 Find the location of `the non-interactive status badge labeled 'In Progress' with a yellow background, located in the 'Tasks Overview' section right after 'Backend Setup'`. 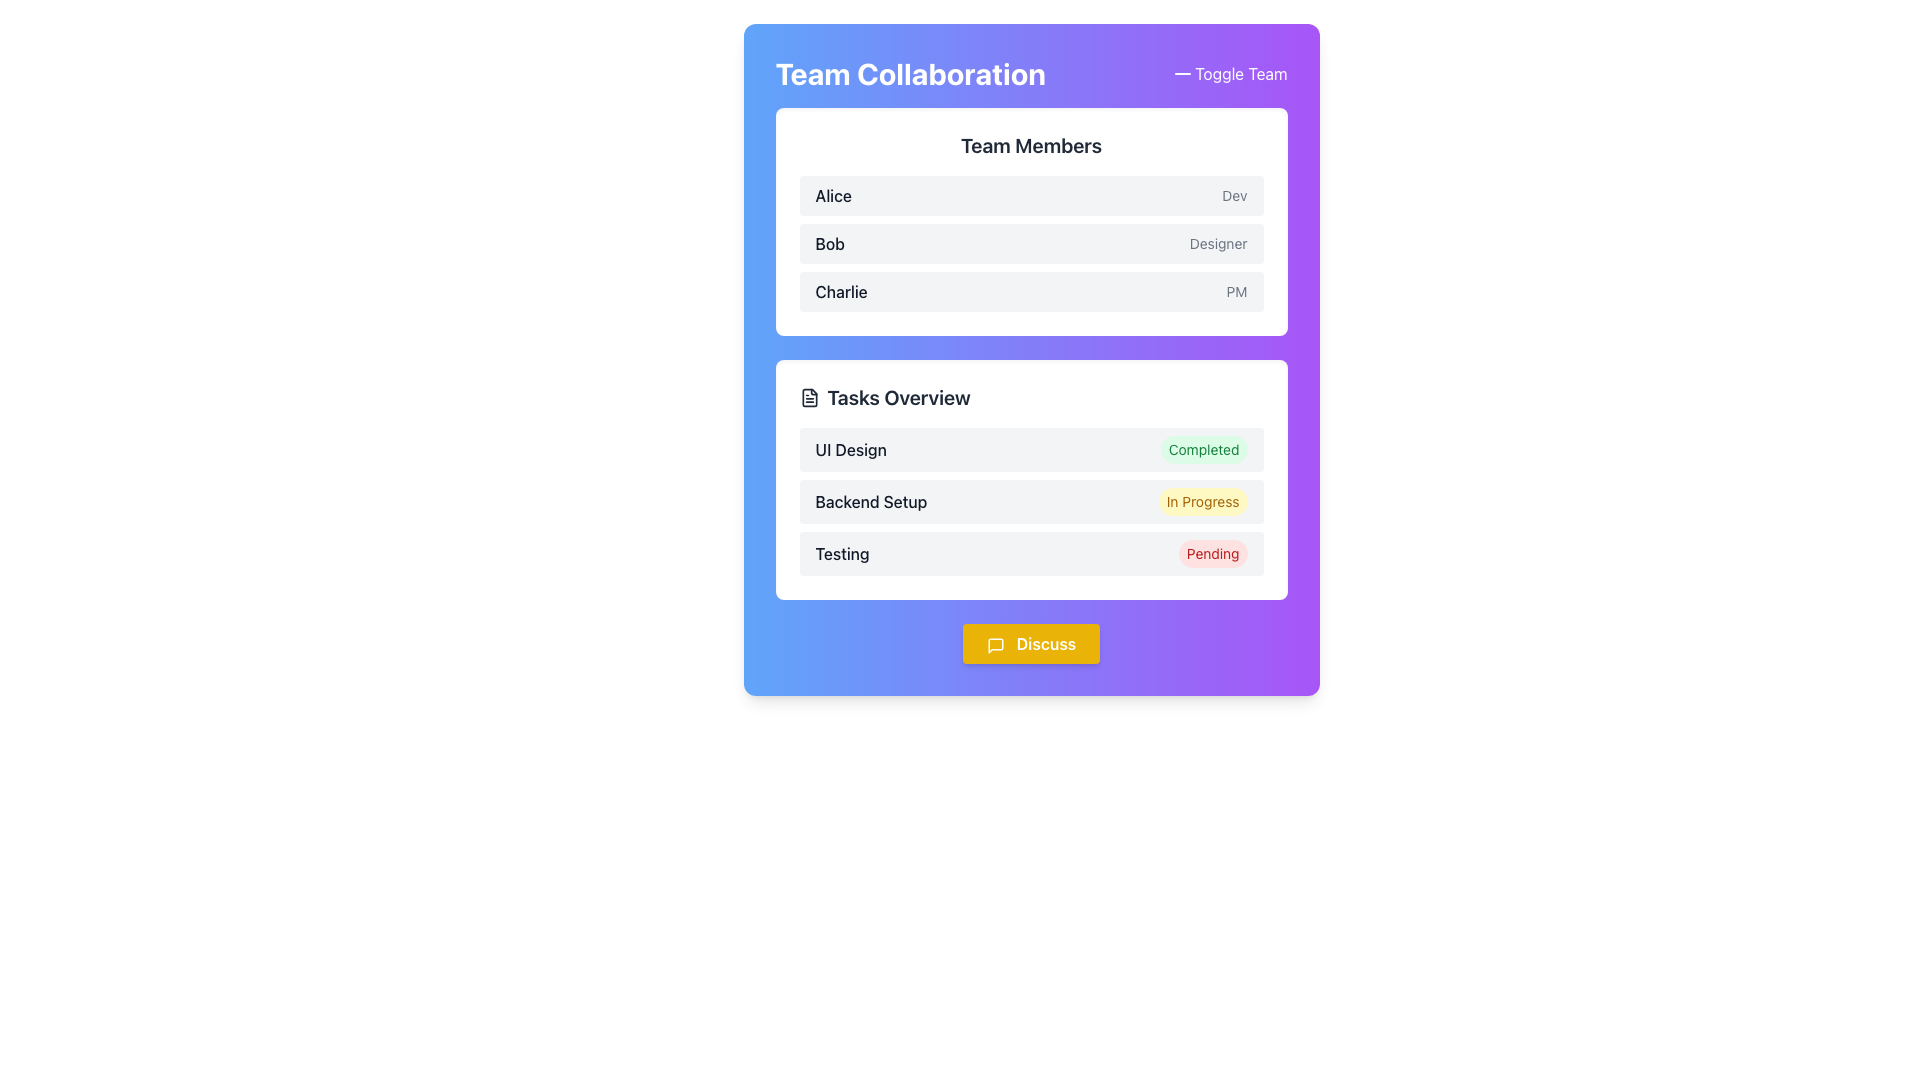

the non-interactive status badge labeled 'In Progress' with a yellow background, located in the 'Tasks Overview' section right after 'Backend Setup' is located at coordinates (1202, 500).